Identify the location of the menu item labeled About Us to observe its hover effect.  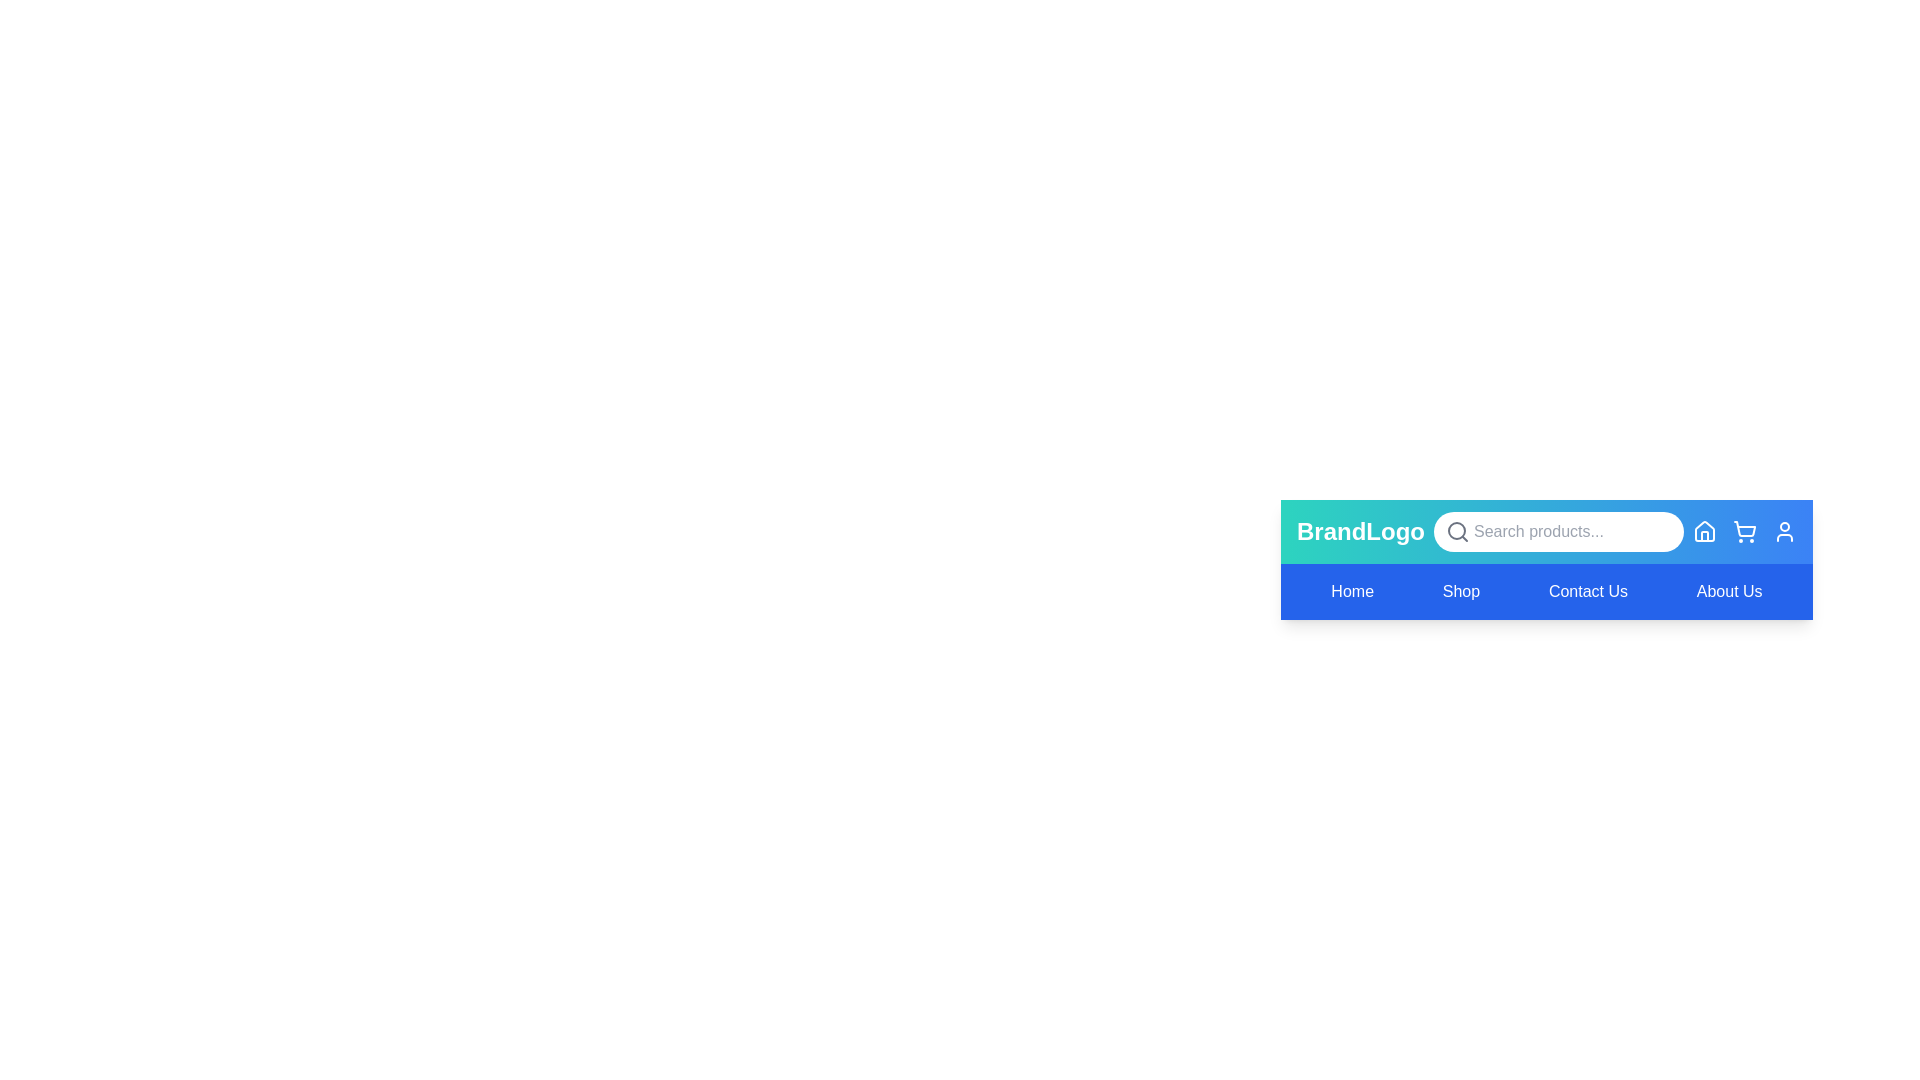
(1727, 590).